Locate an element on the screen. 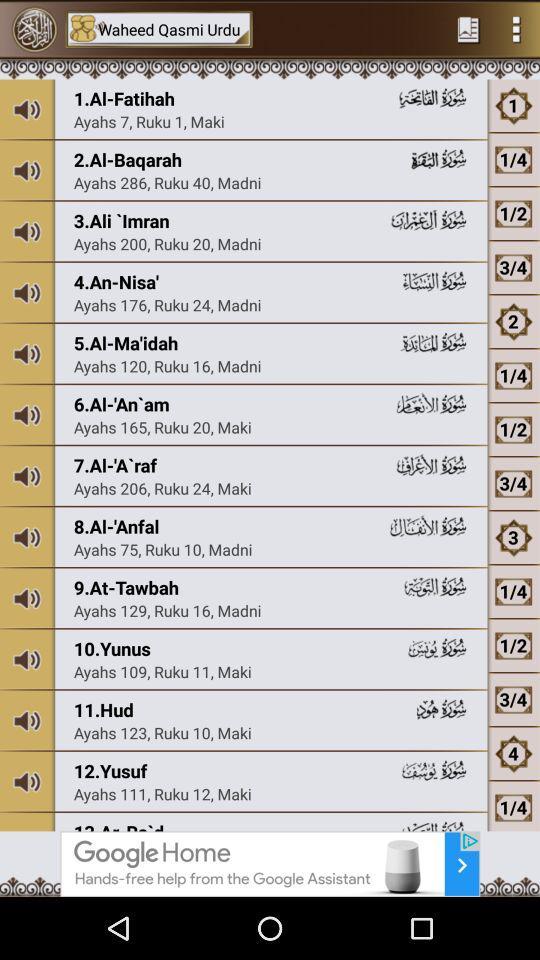 The height and width of the screenshot is (960, 540). the bookmark icon is located at coordinates (468, 30).